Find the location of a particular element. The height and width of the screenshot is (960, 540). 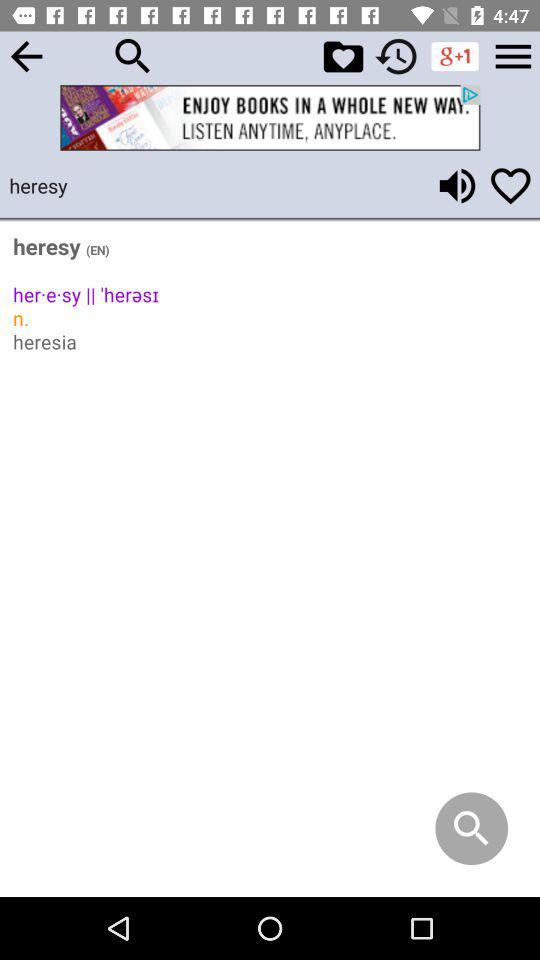

to favorites is located at coordinates (510, 185).